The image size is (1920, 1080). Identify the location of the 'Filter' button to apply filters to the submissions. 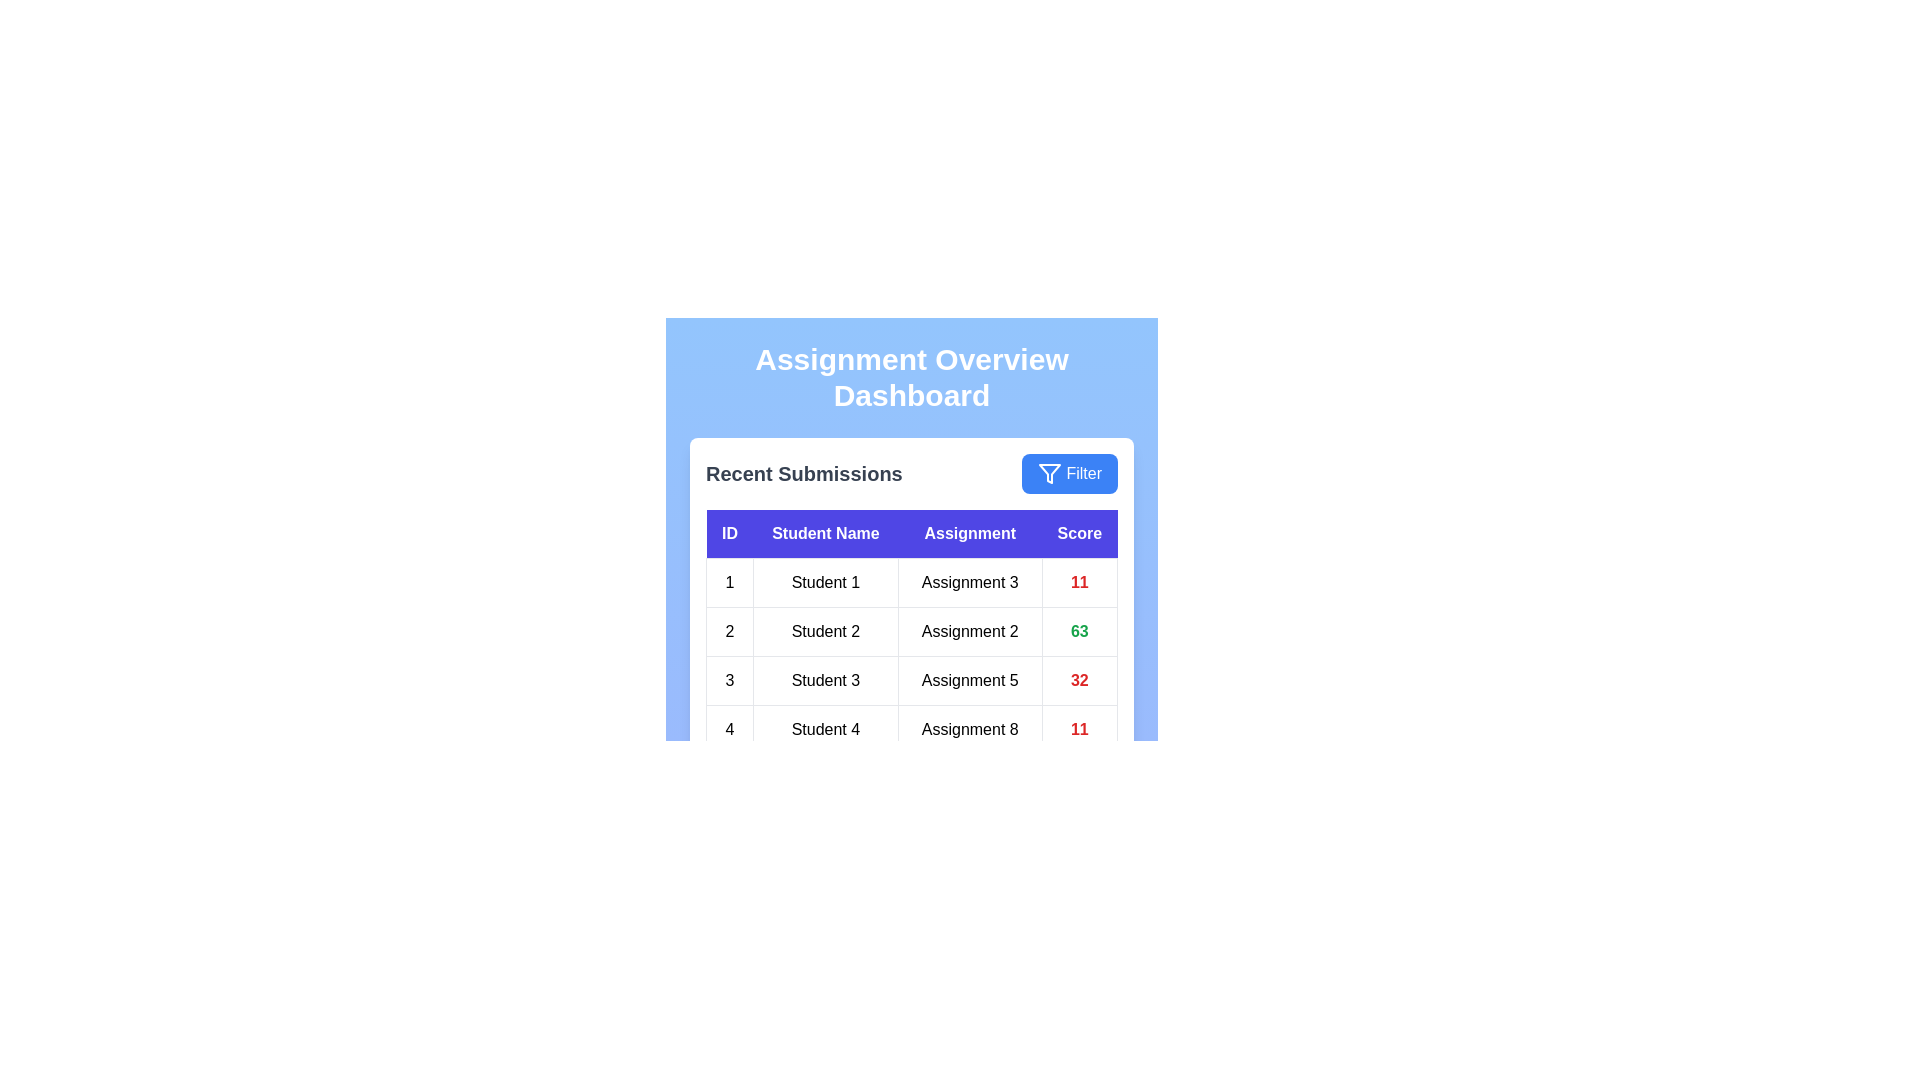
(1069, 474).